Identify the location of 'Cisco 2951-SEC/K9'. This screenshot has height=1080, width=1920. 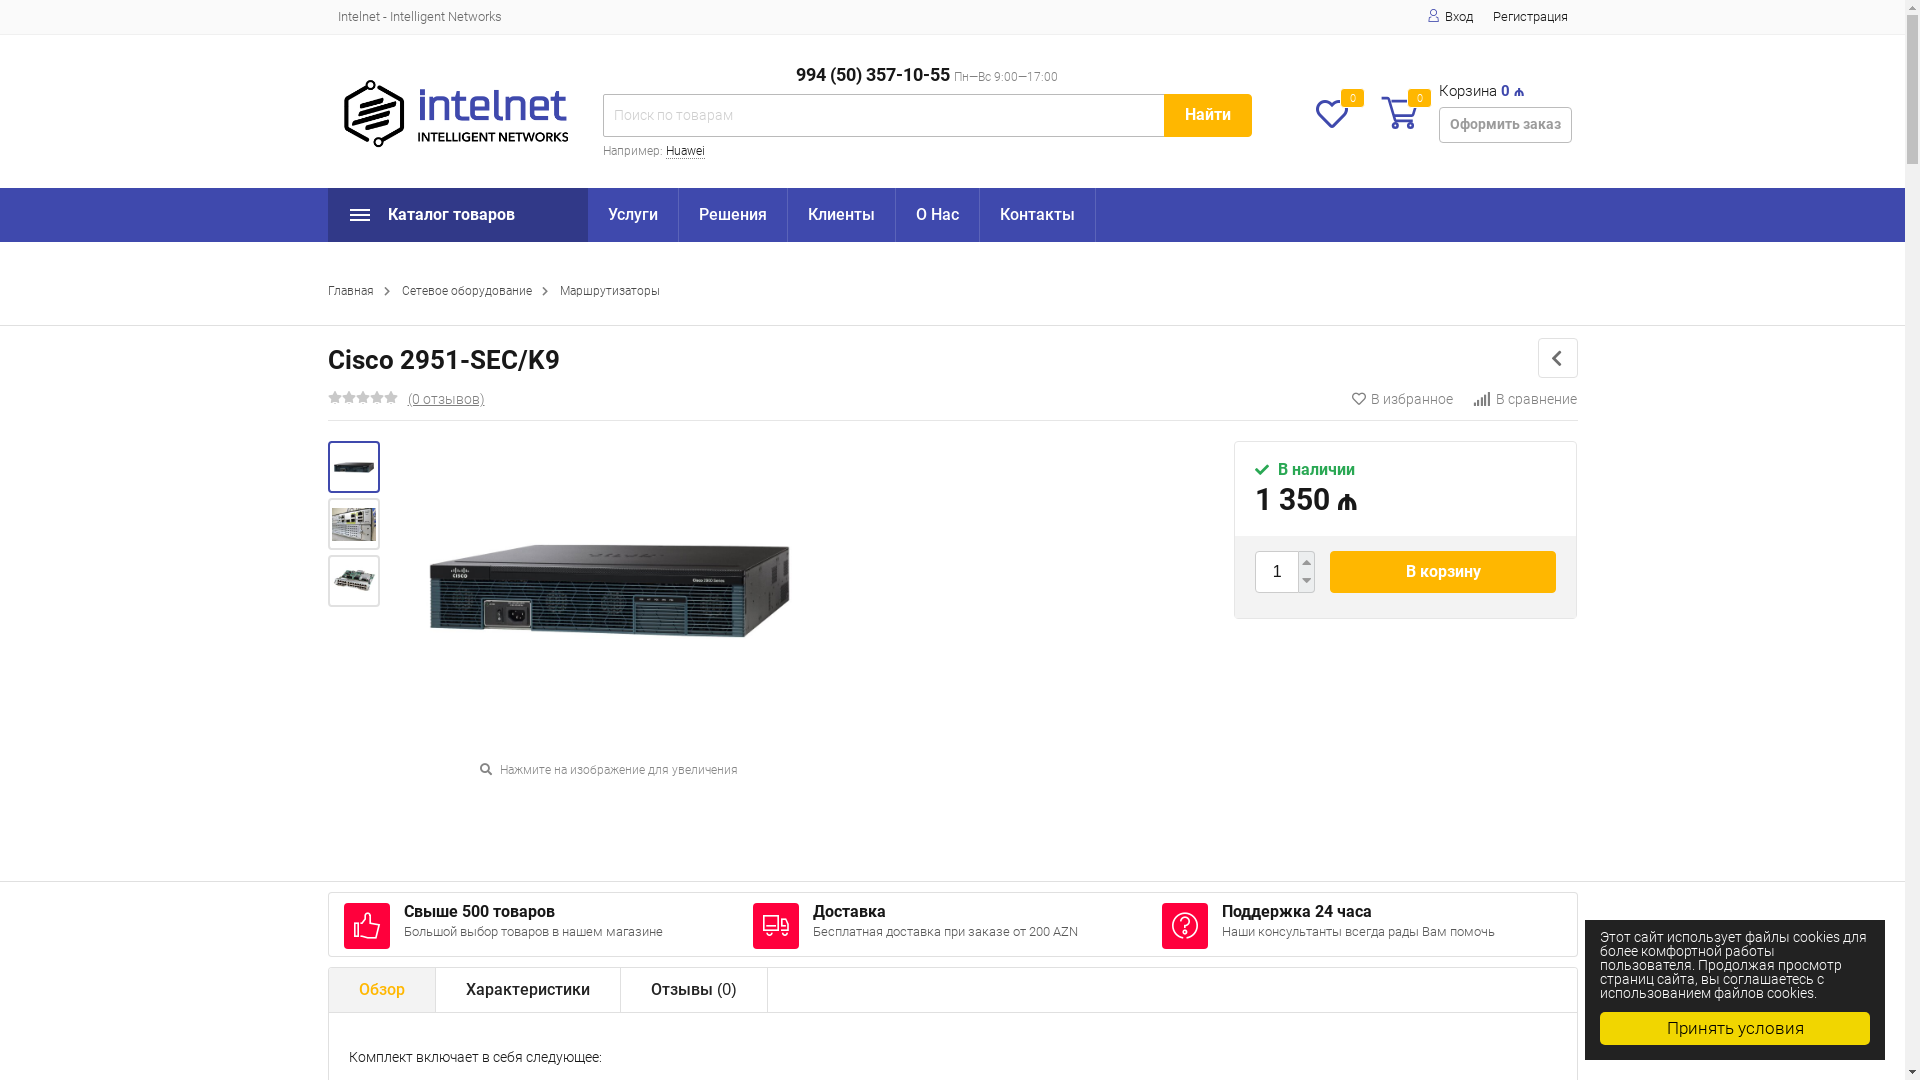
(354, 466).